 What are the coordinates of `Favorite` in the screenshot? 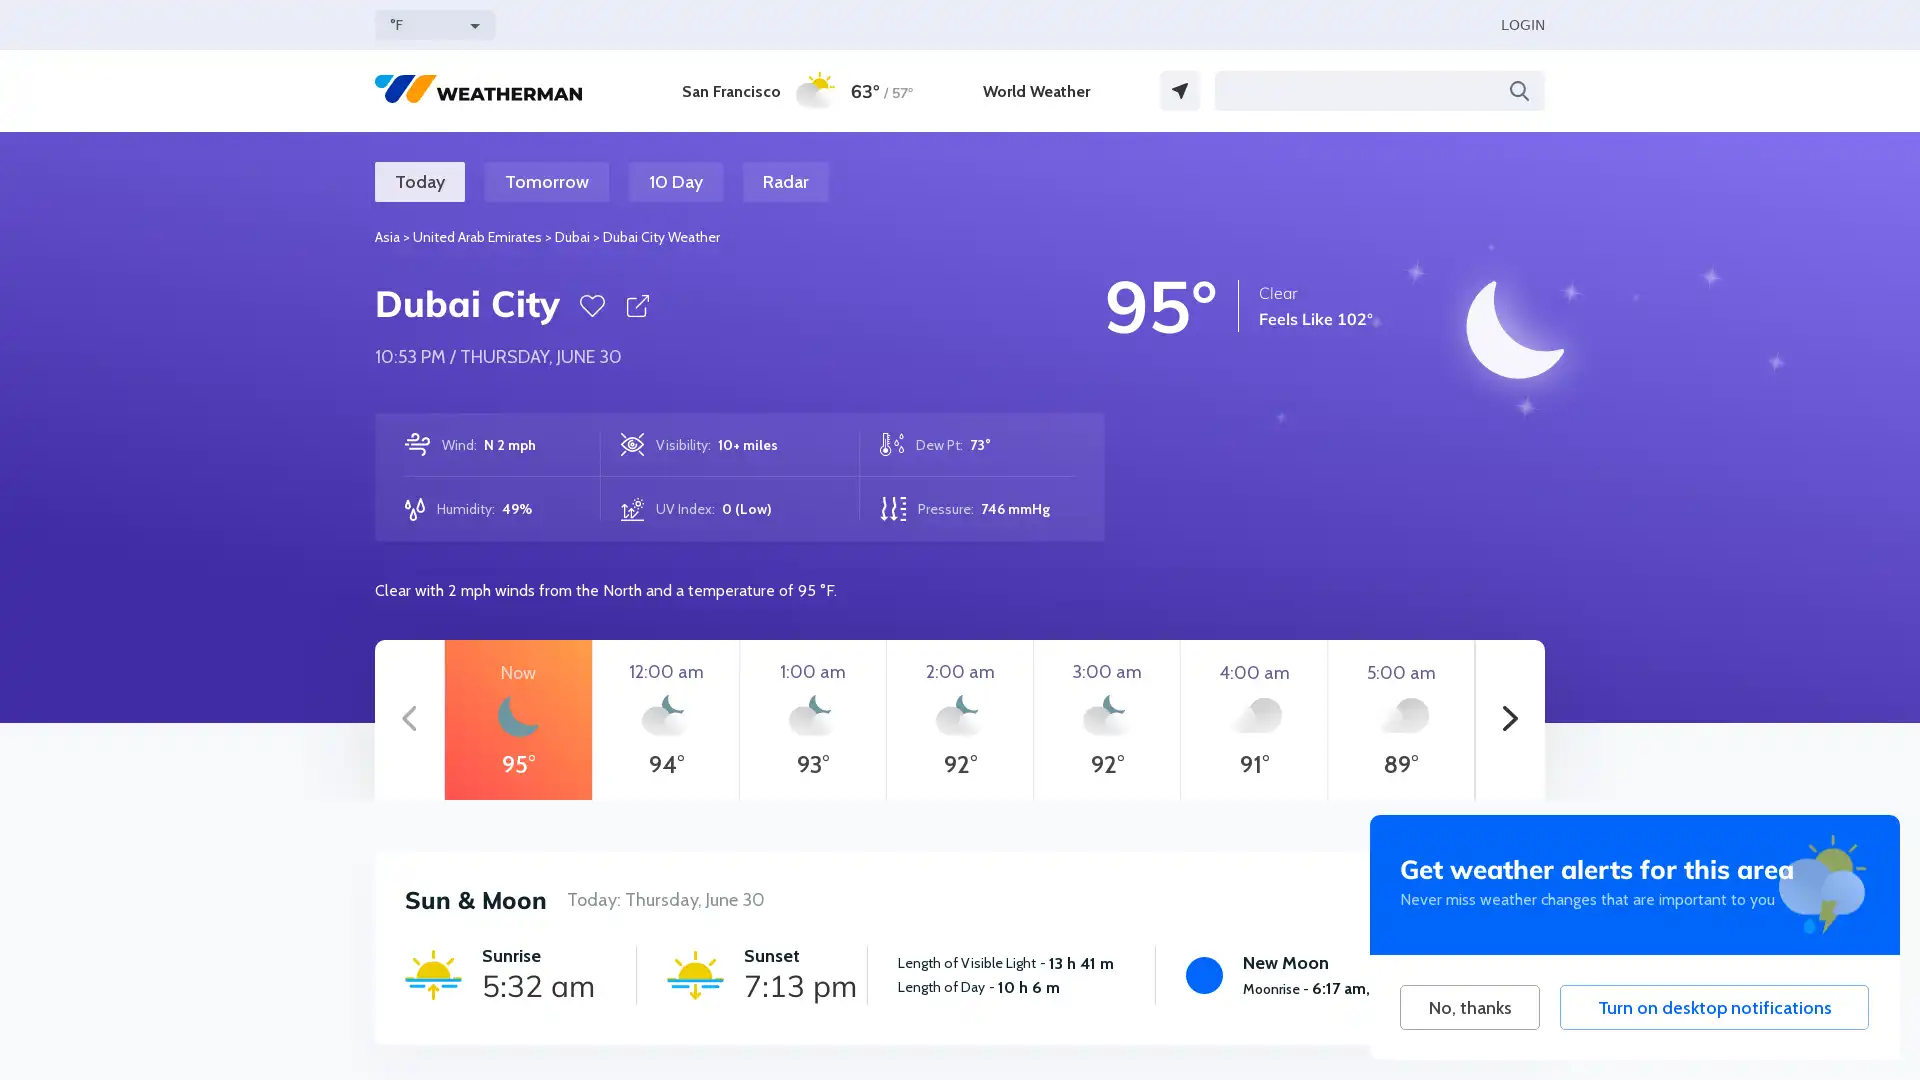 It's located at (591, 305).